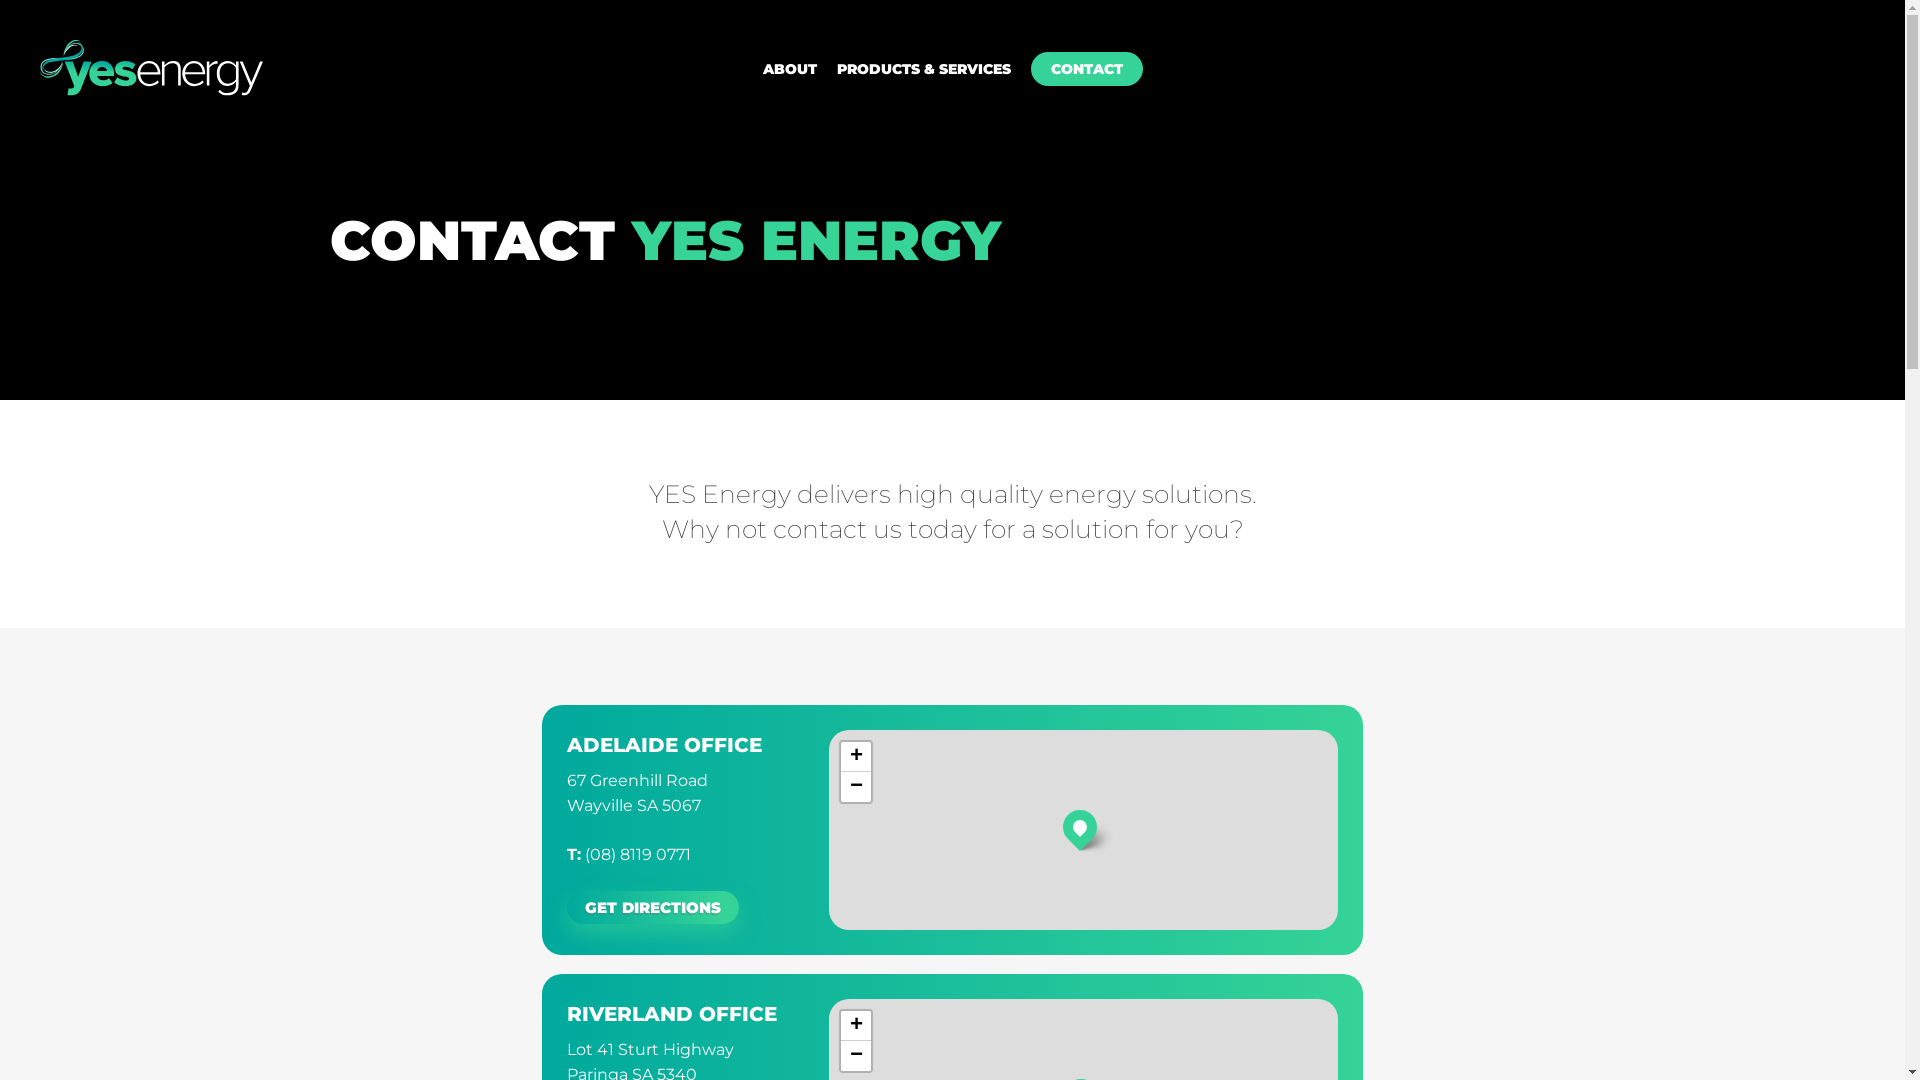 The height and width of the screenshot is (1080, 1920). Describe the element at coordinates (855, 1026) in the screenshot. I see `'+'` at that location.